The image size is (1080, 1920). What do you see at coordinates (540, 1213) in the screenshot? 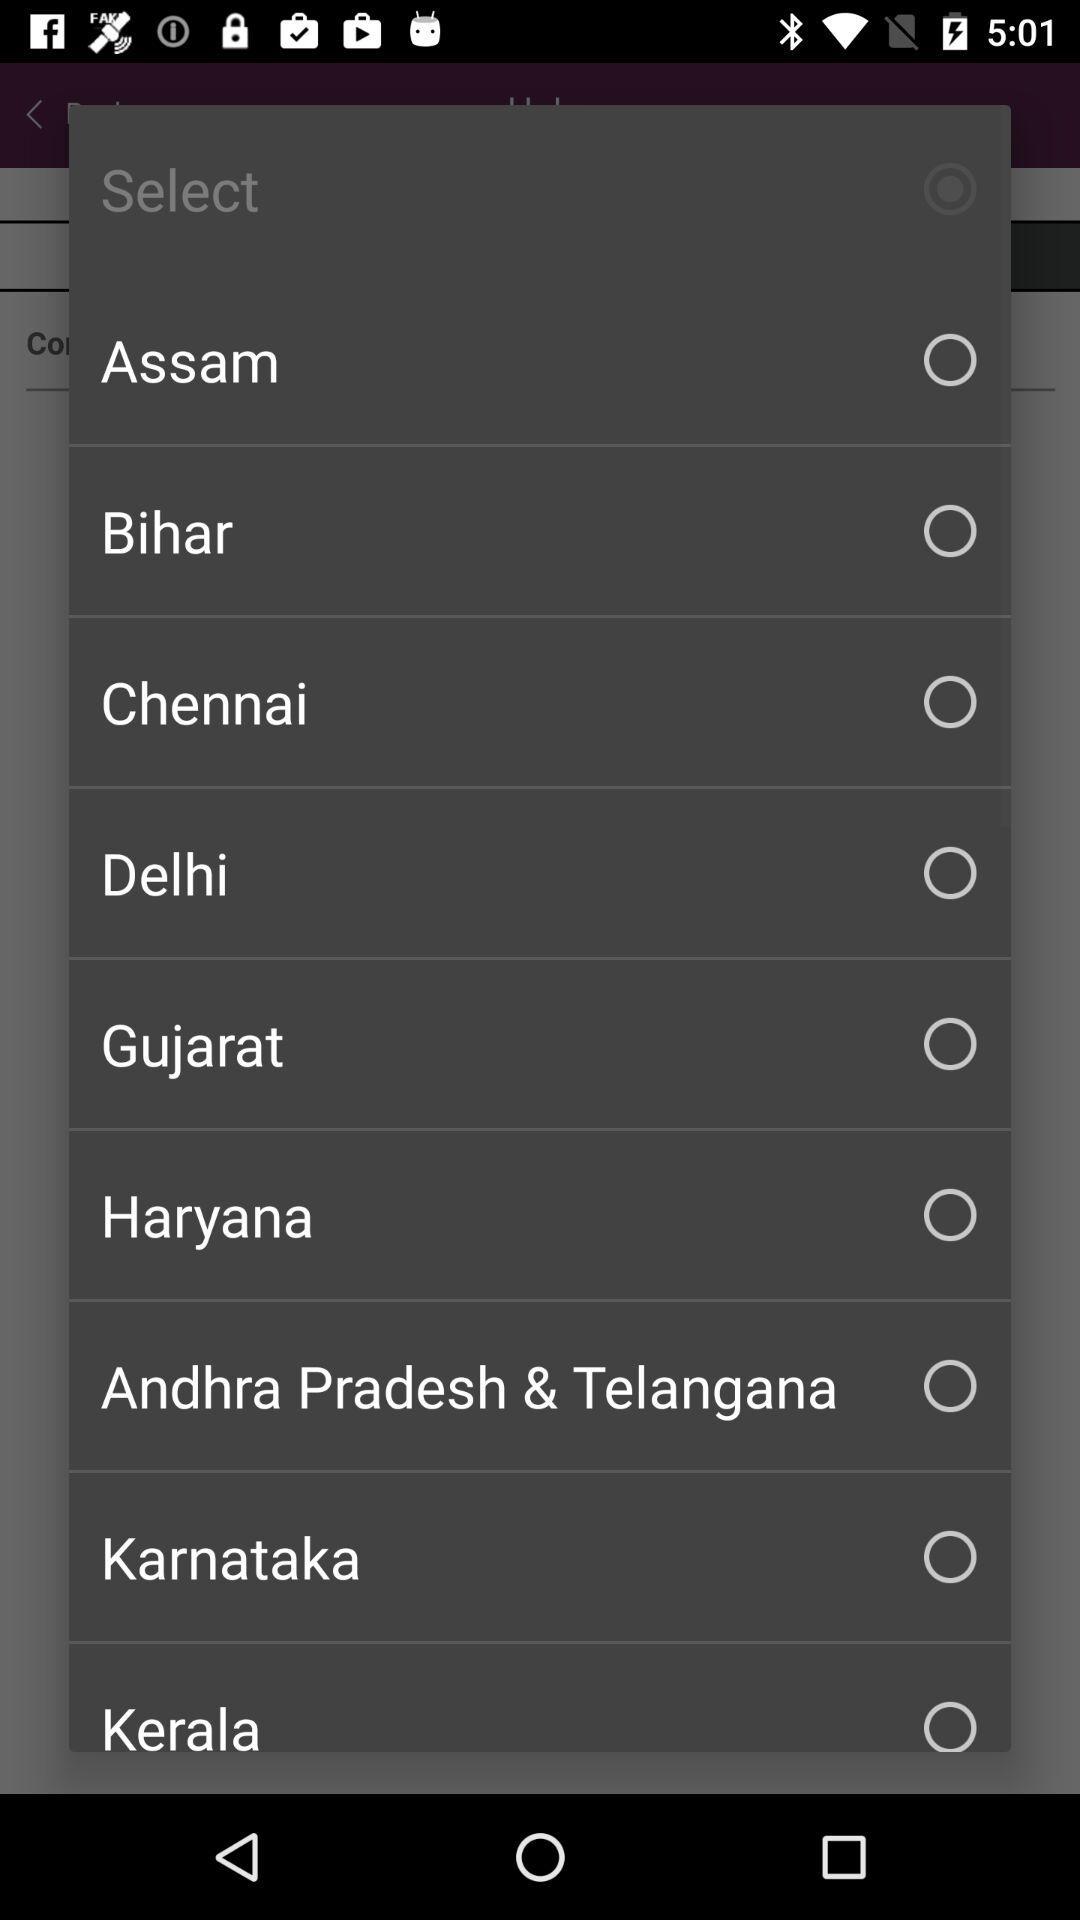
I see `the checkbox above the andhra pradesh & telangana item` at bounding box center [540, 1213].